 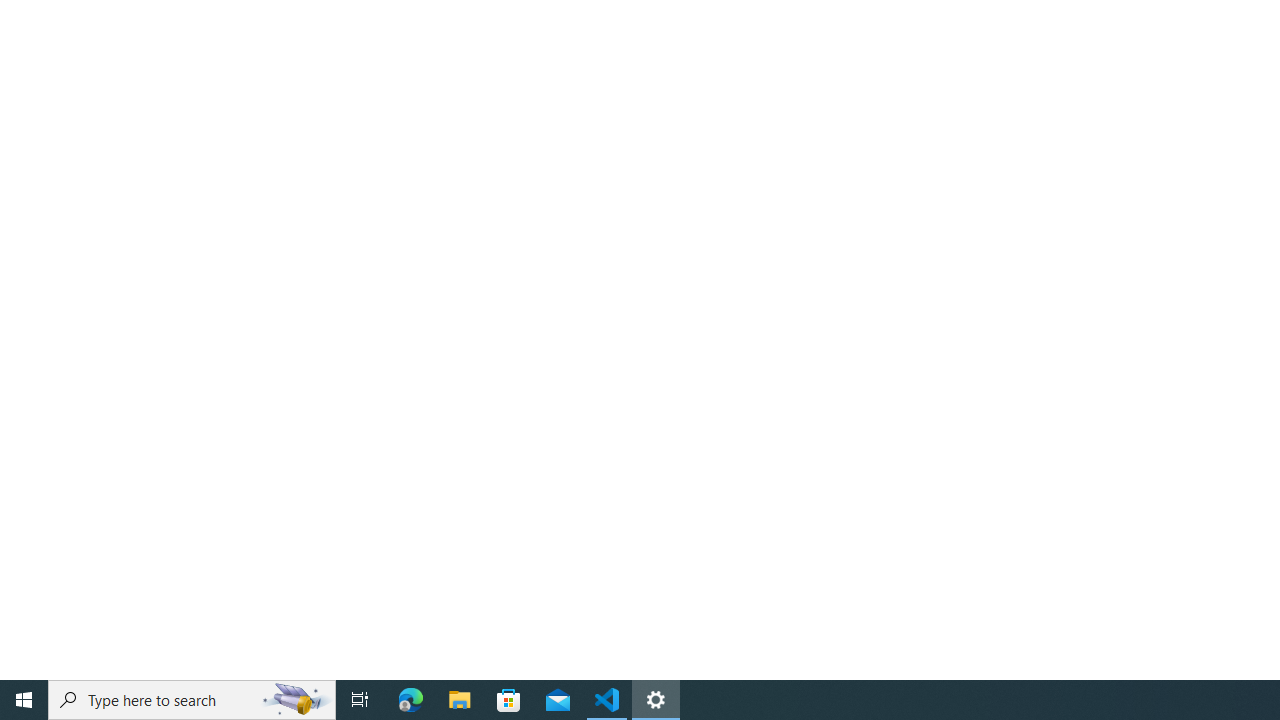 What do you see at coordinates (656, 698) in the screenshot?
I see `'Settings - 1 running window'` at bounding box center [656, 698].